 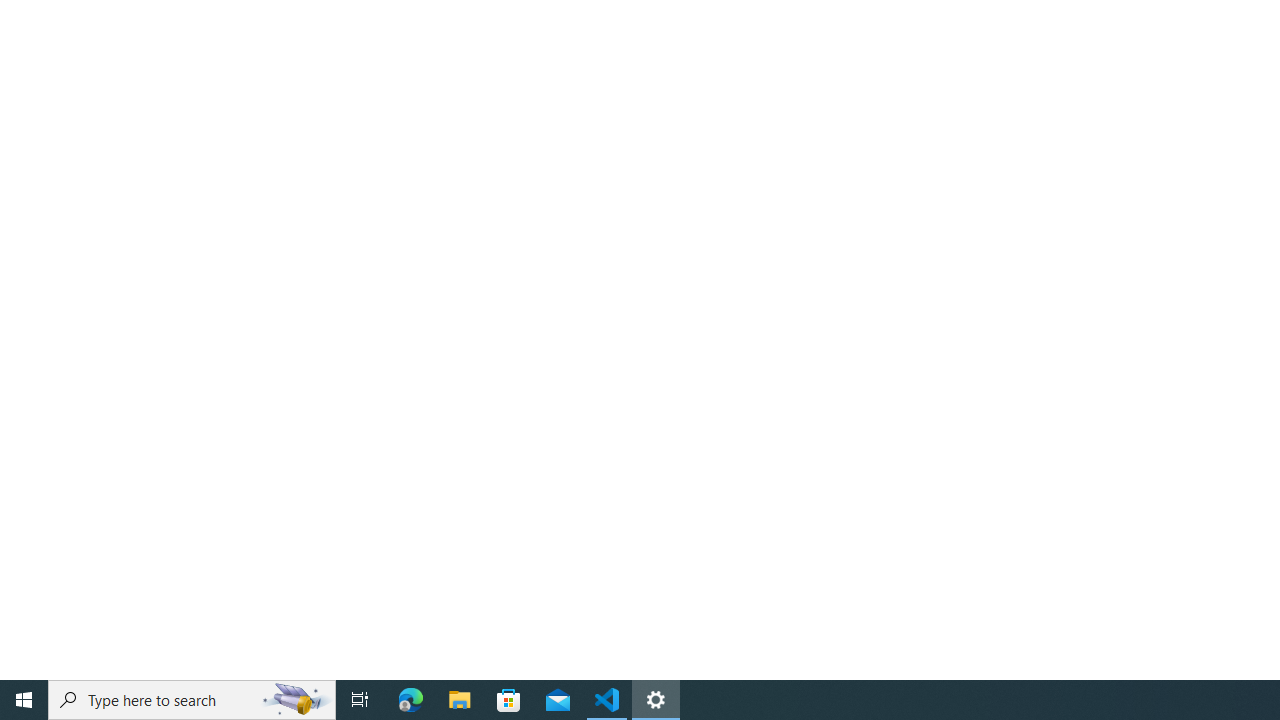 What do you see at coordinates (656, 698) in the screenshot?
I see `'Settings - 1 running window'` at bounding box center [656, 698].